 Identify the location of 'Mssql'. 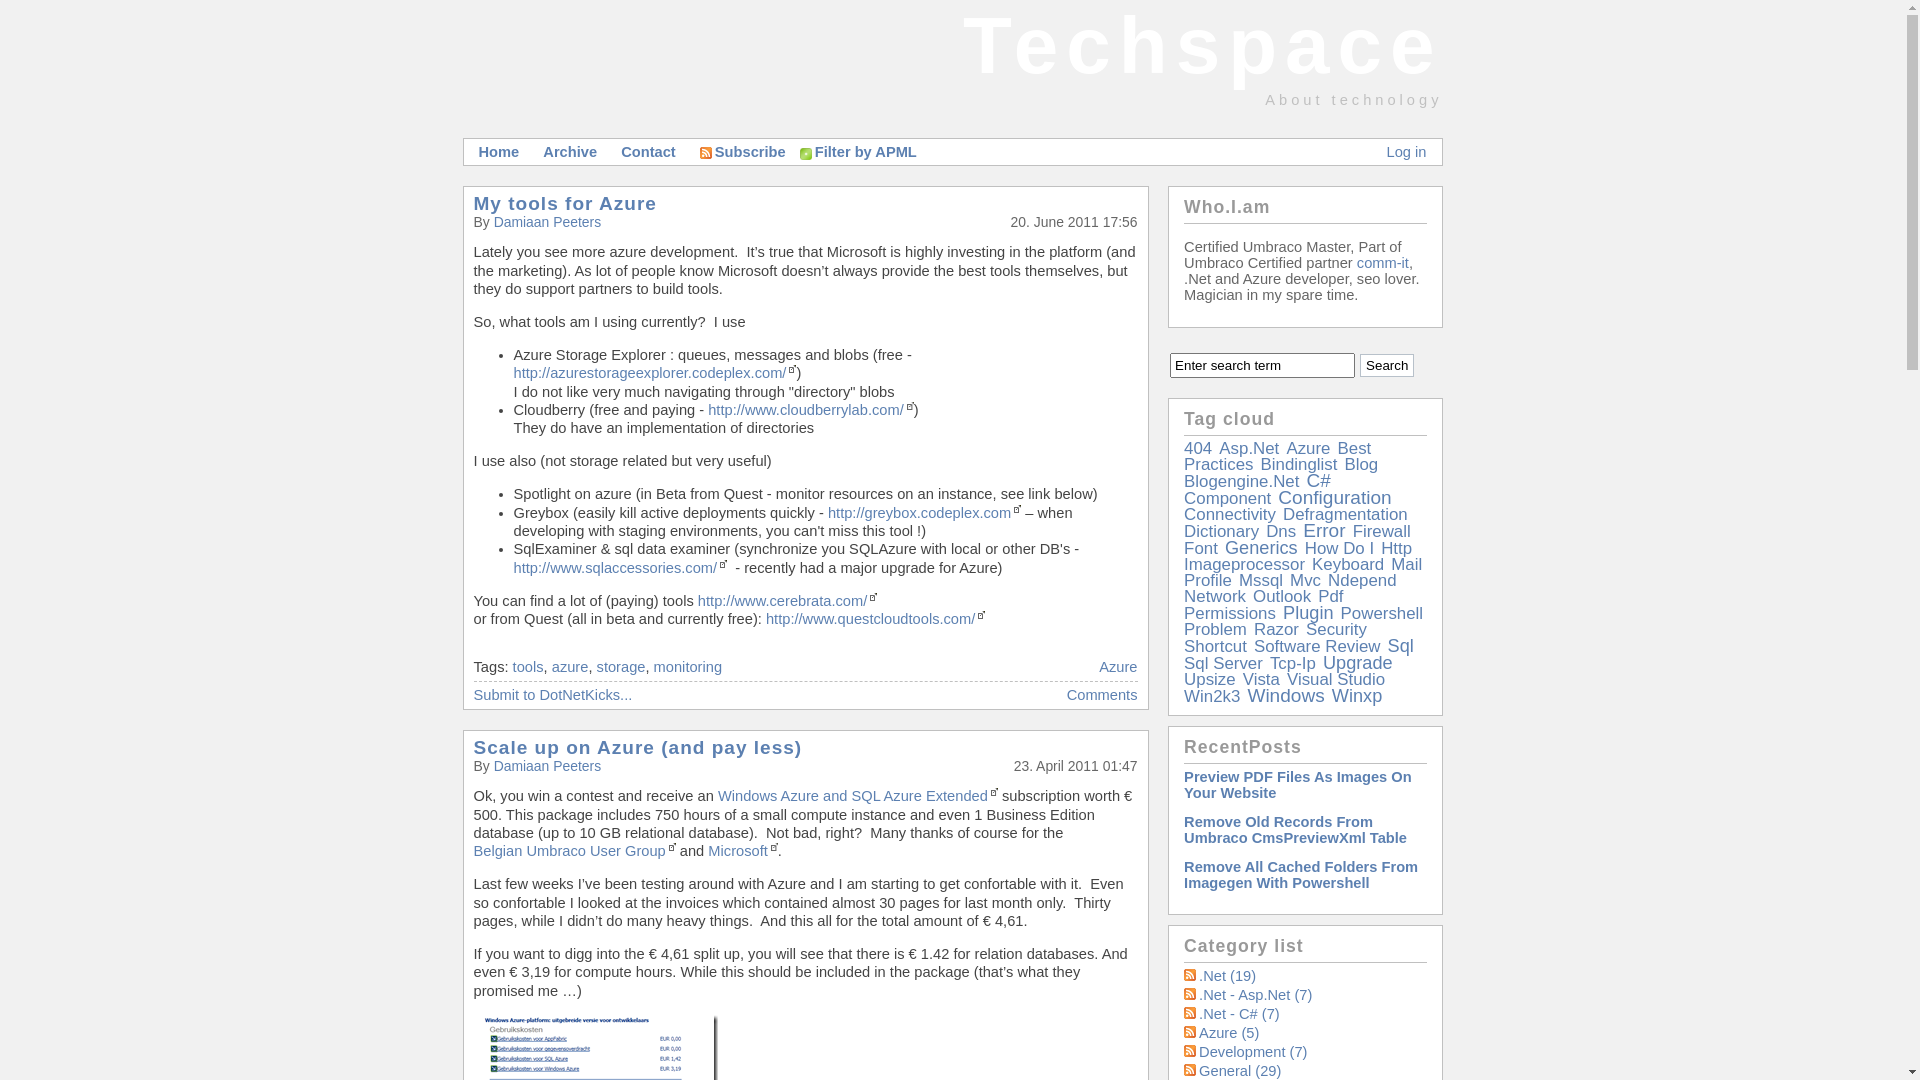
(1260, 580).